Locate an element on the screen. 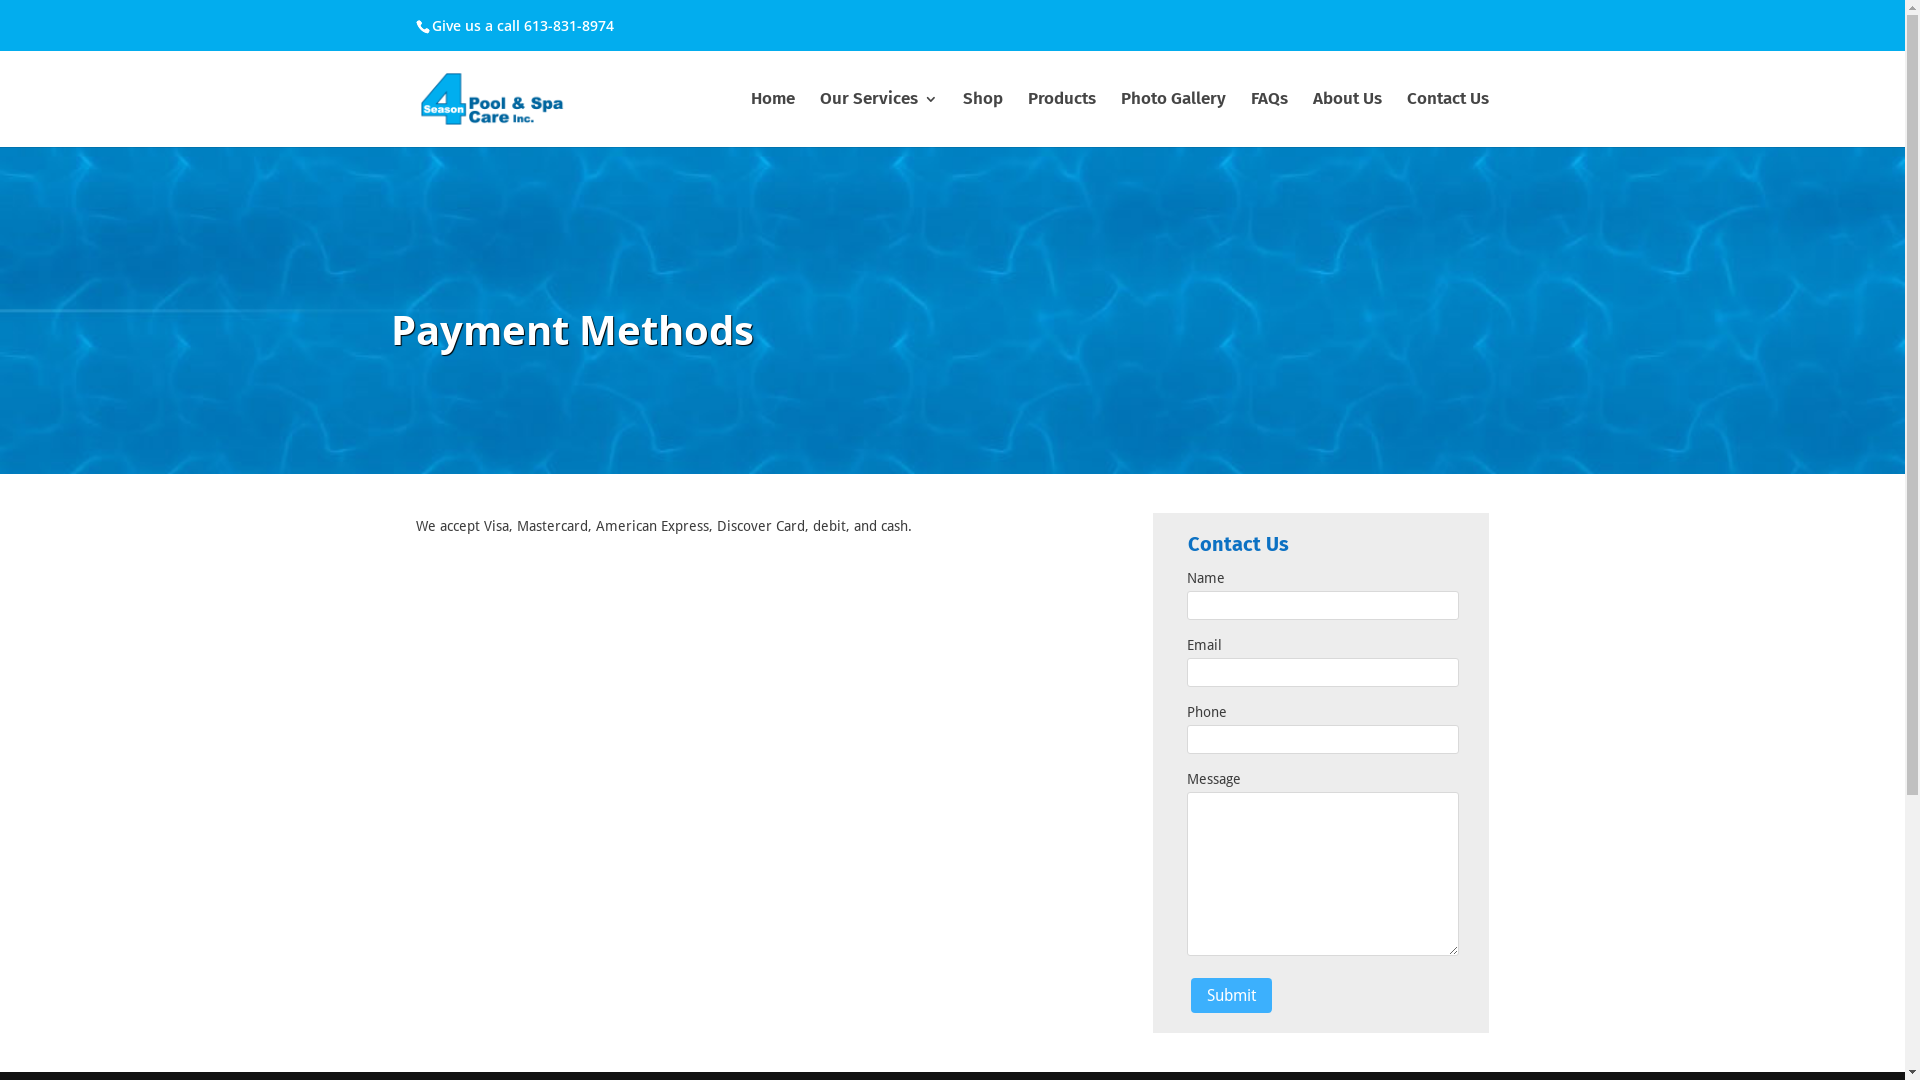 This screenshot has width=1920, height=1080. 'Our Services' is located at coordinates (878, 119).